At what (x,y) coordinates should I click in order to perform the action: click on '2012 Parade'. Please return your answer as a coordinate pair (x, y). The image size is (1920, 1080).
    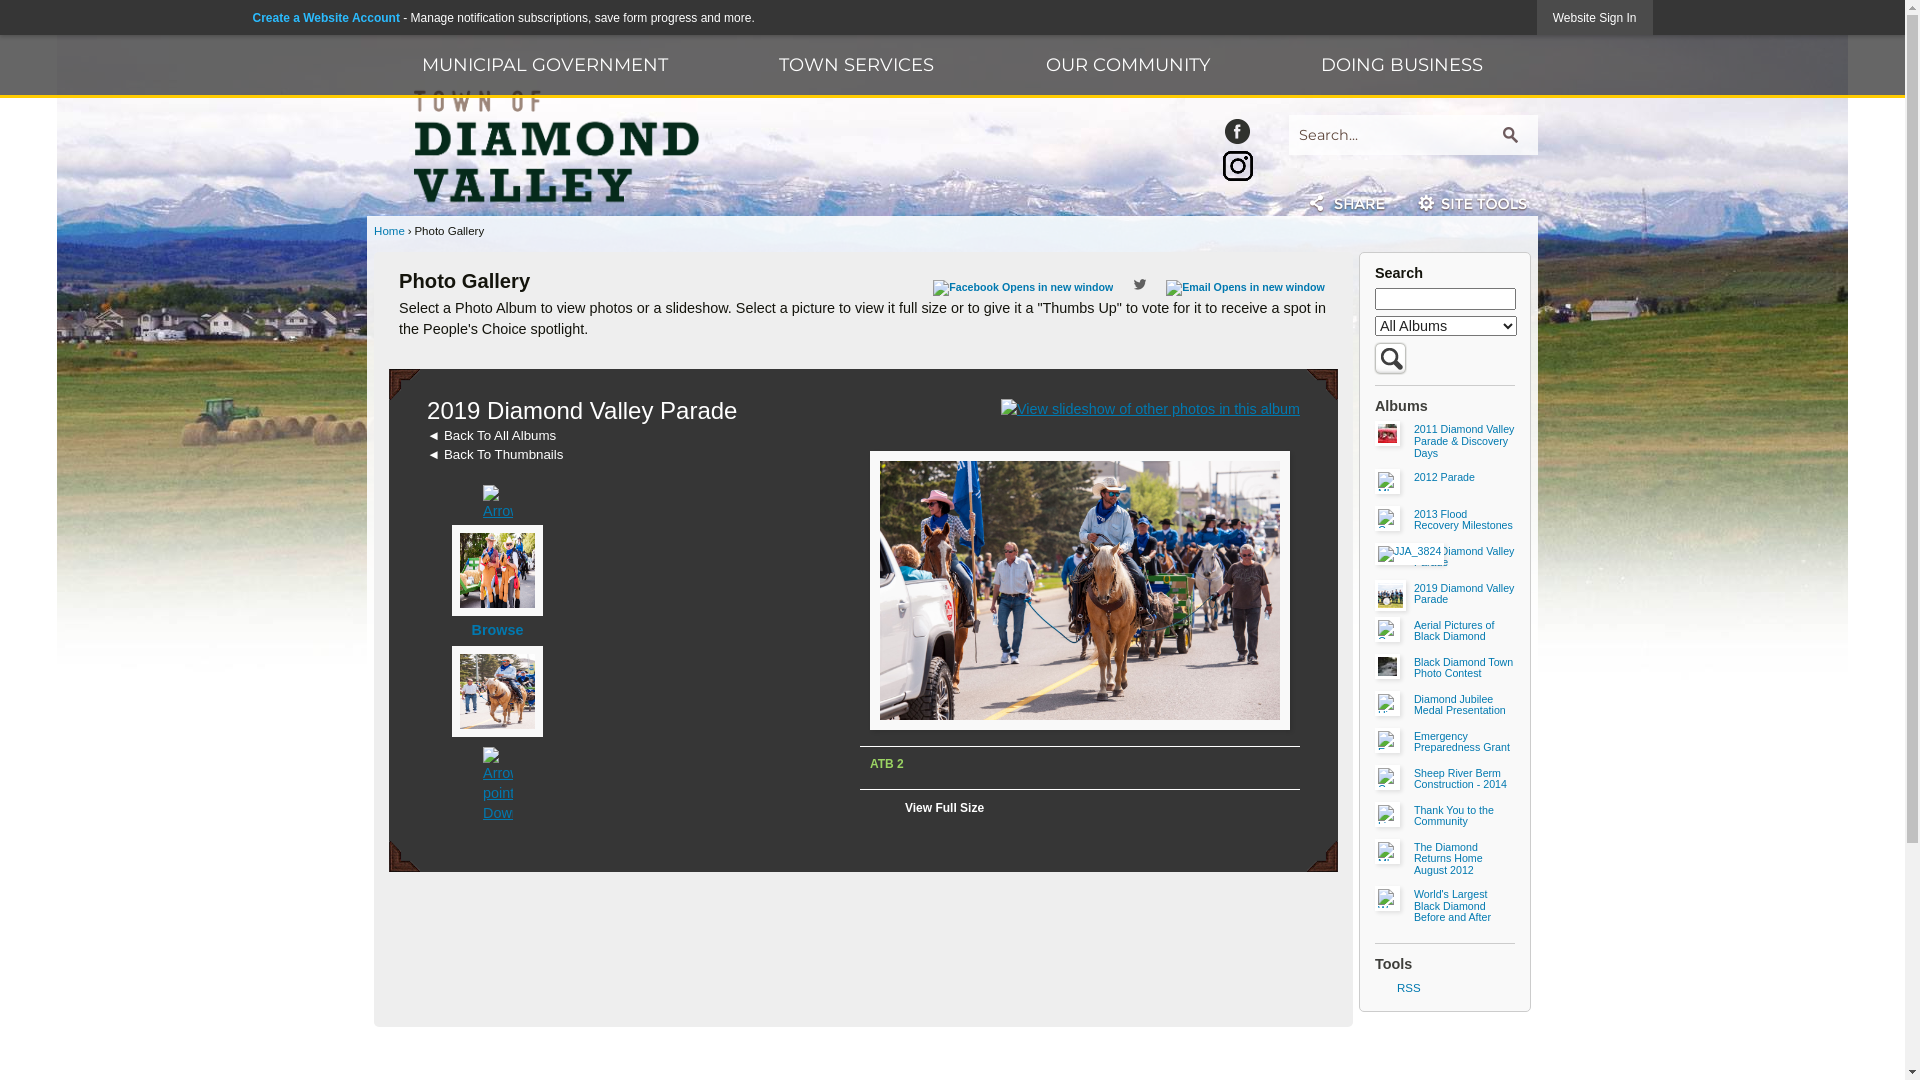
    Looking at the image, I should click on (1464, 478).